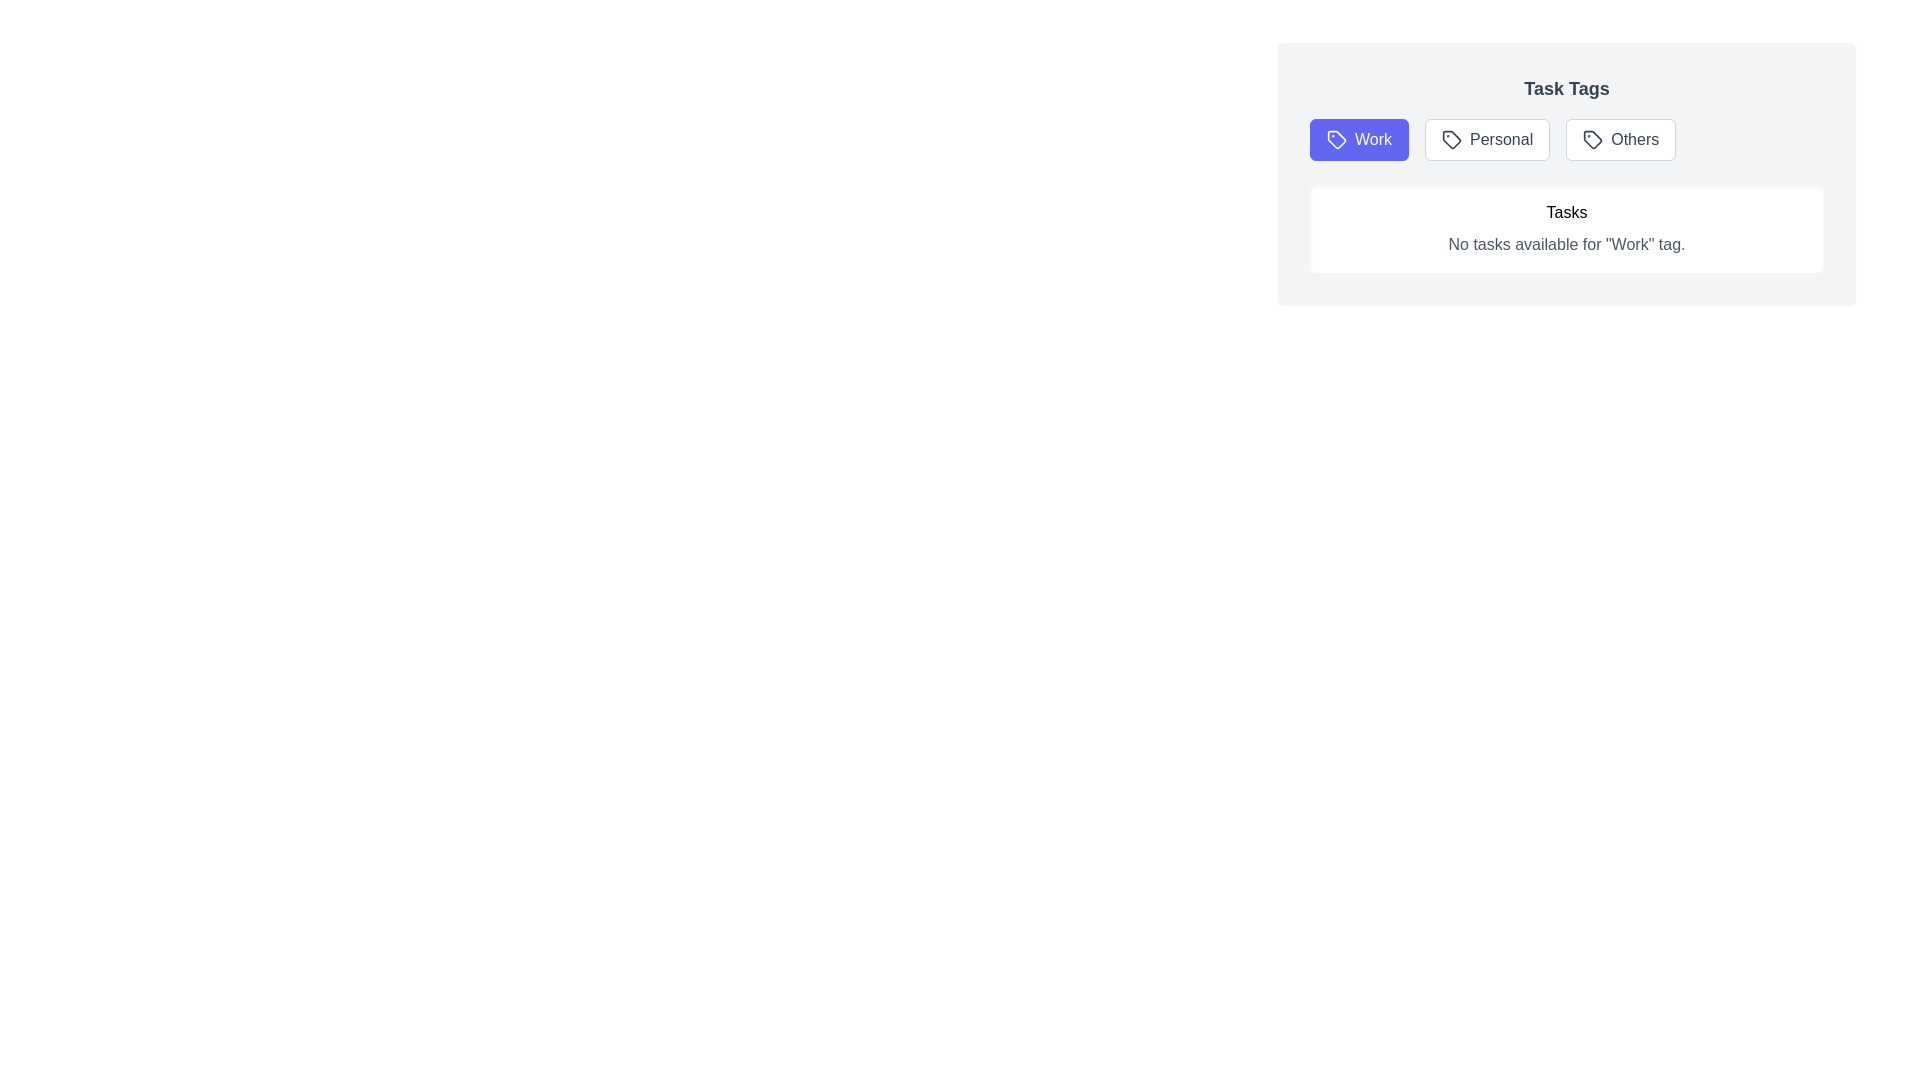  What do you see at coordinates (1359, 138) in the screenshot?
I see `the leftmost button labeled 'Work' with a dark indigo background and white text` at bounding box center [1359, 138].